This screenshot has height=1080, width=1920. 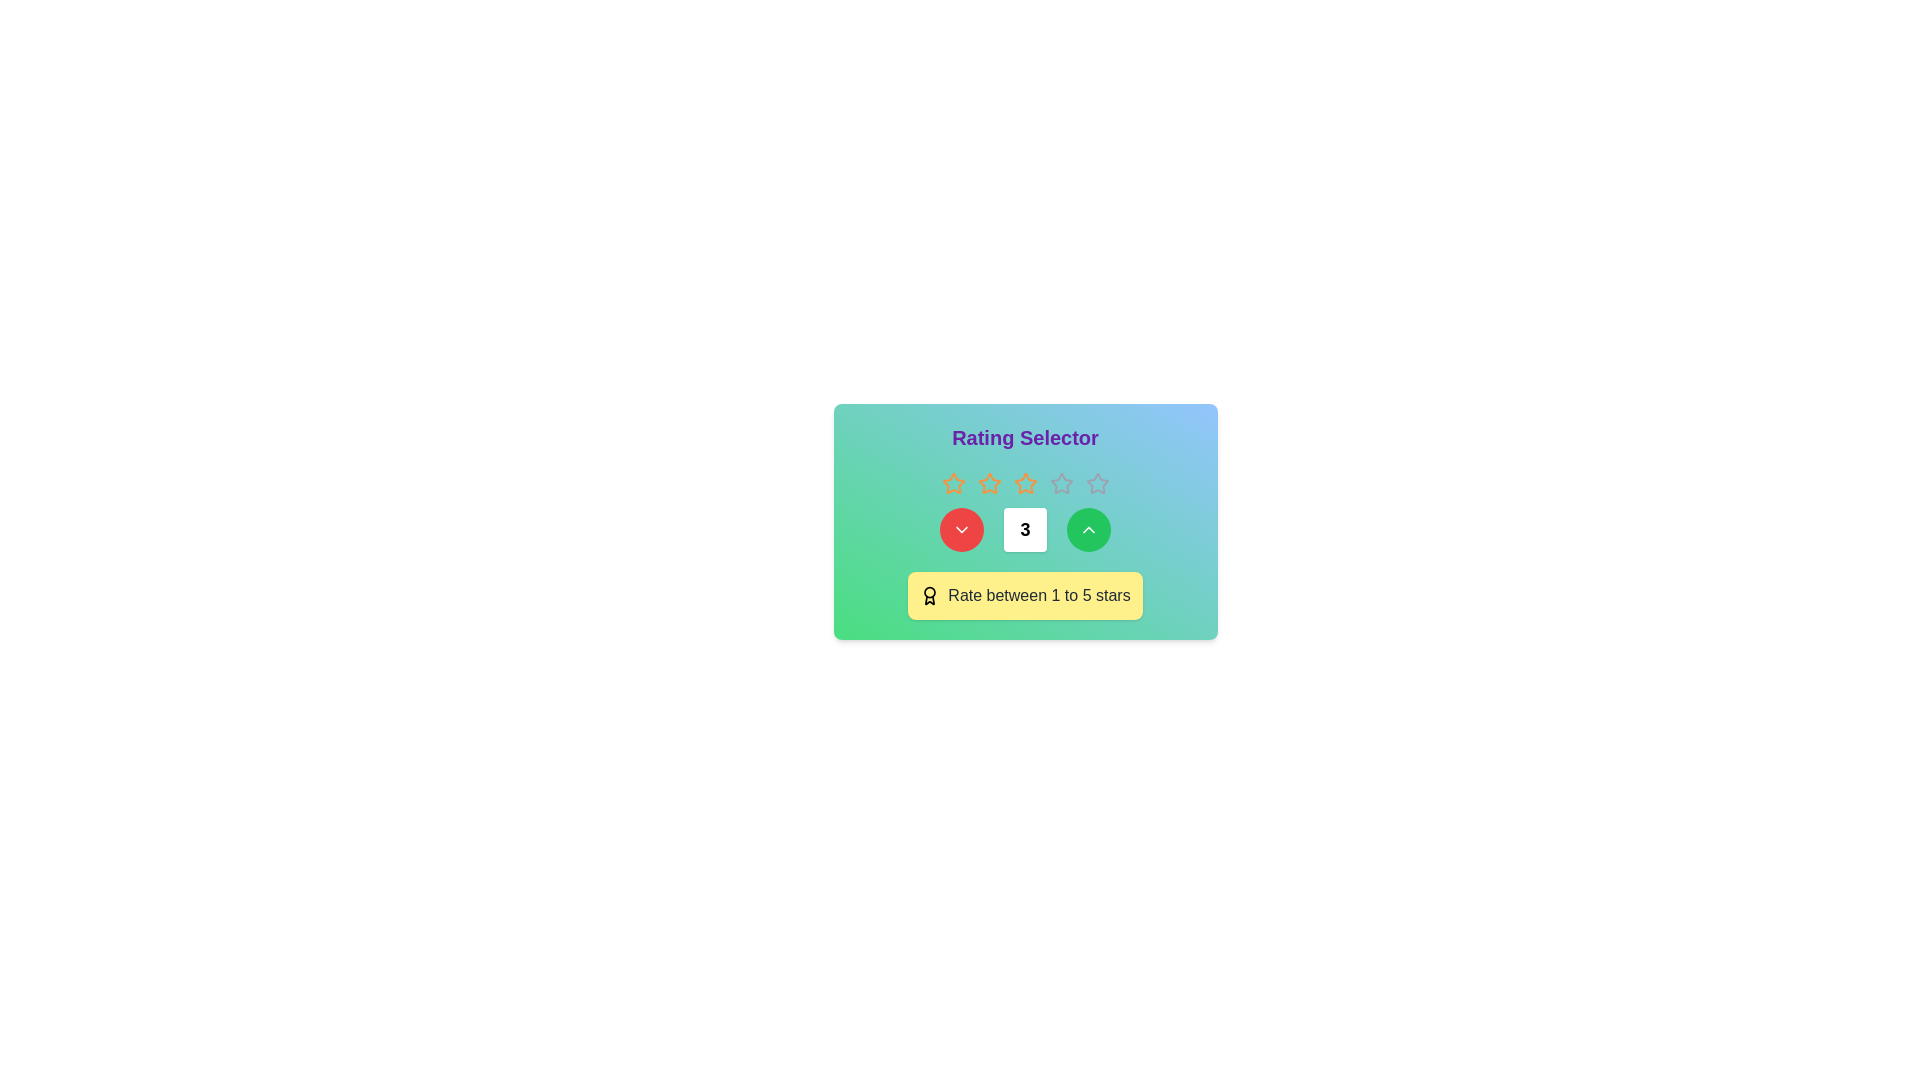 What do you see at coordinates (962, 528) in the screenshot?
I see `the circular red button with a white downward-pointing chevron icon to decrement the value` at bounding box center [962, 528].